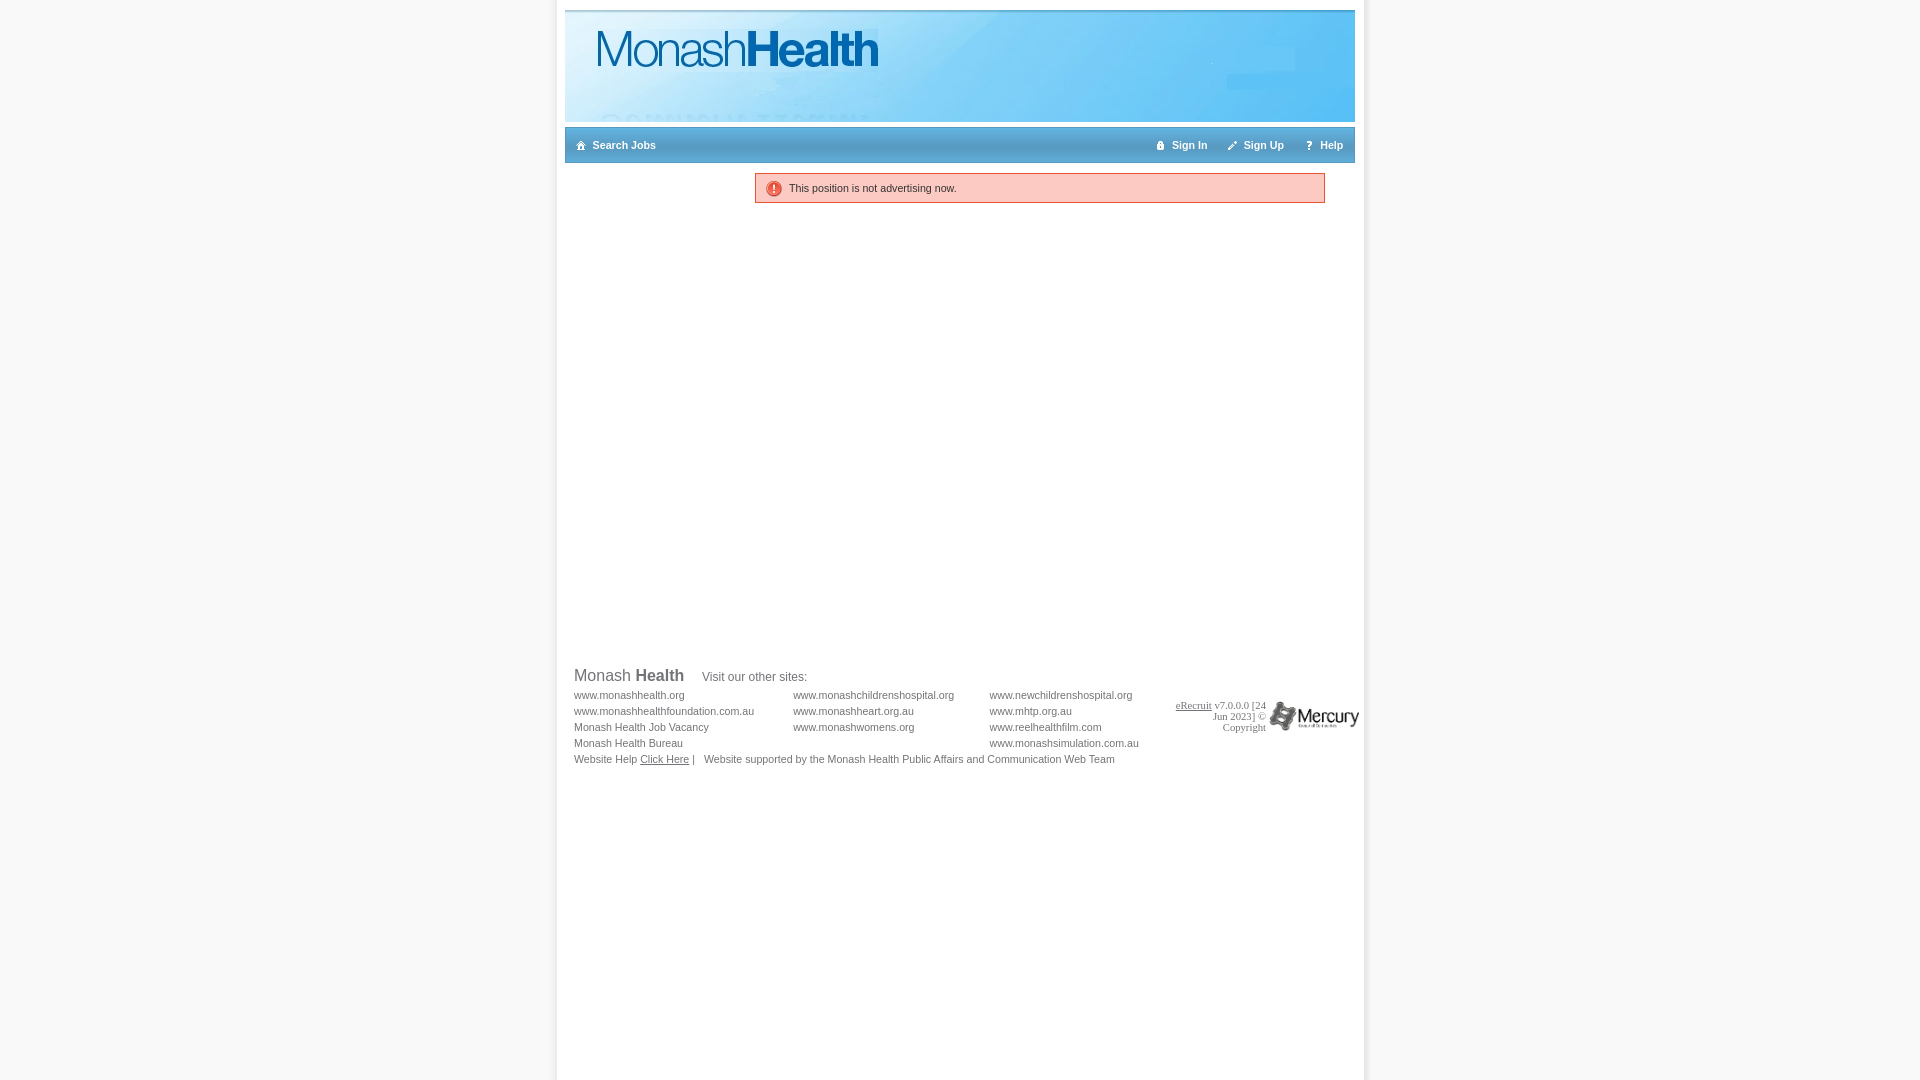 This screenshot has height=1080, width=1920. What do you see at coordinates (664, 759) in the screenshot?
I see `'Click Here'` at bounding box center [664, 759].